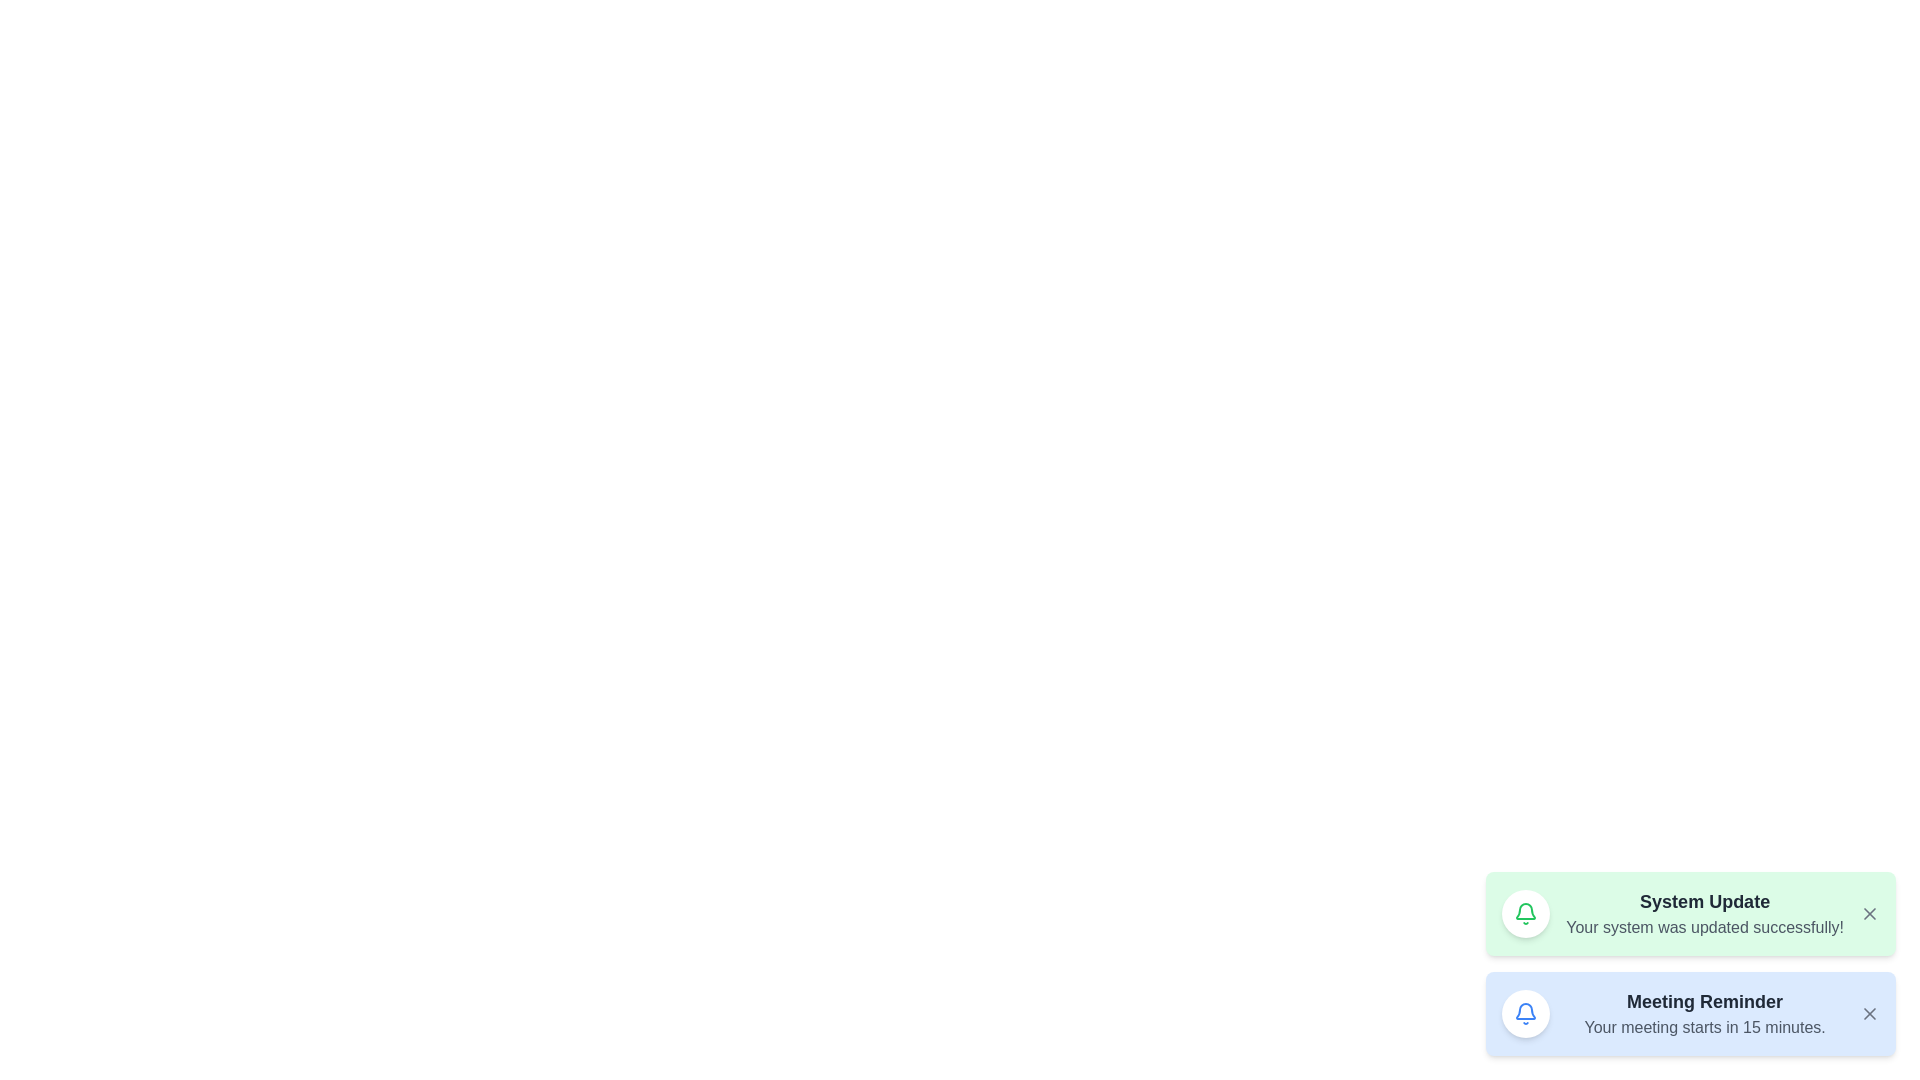 This screenshot has height=1080, width=1920. What do you see at coordinates (1689, 914) in the screenshot?
I see `the notification titled 'System Update'` at bounding box center [1689, 914].